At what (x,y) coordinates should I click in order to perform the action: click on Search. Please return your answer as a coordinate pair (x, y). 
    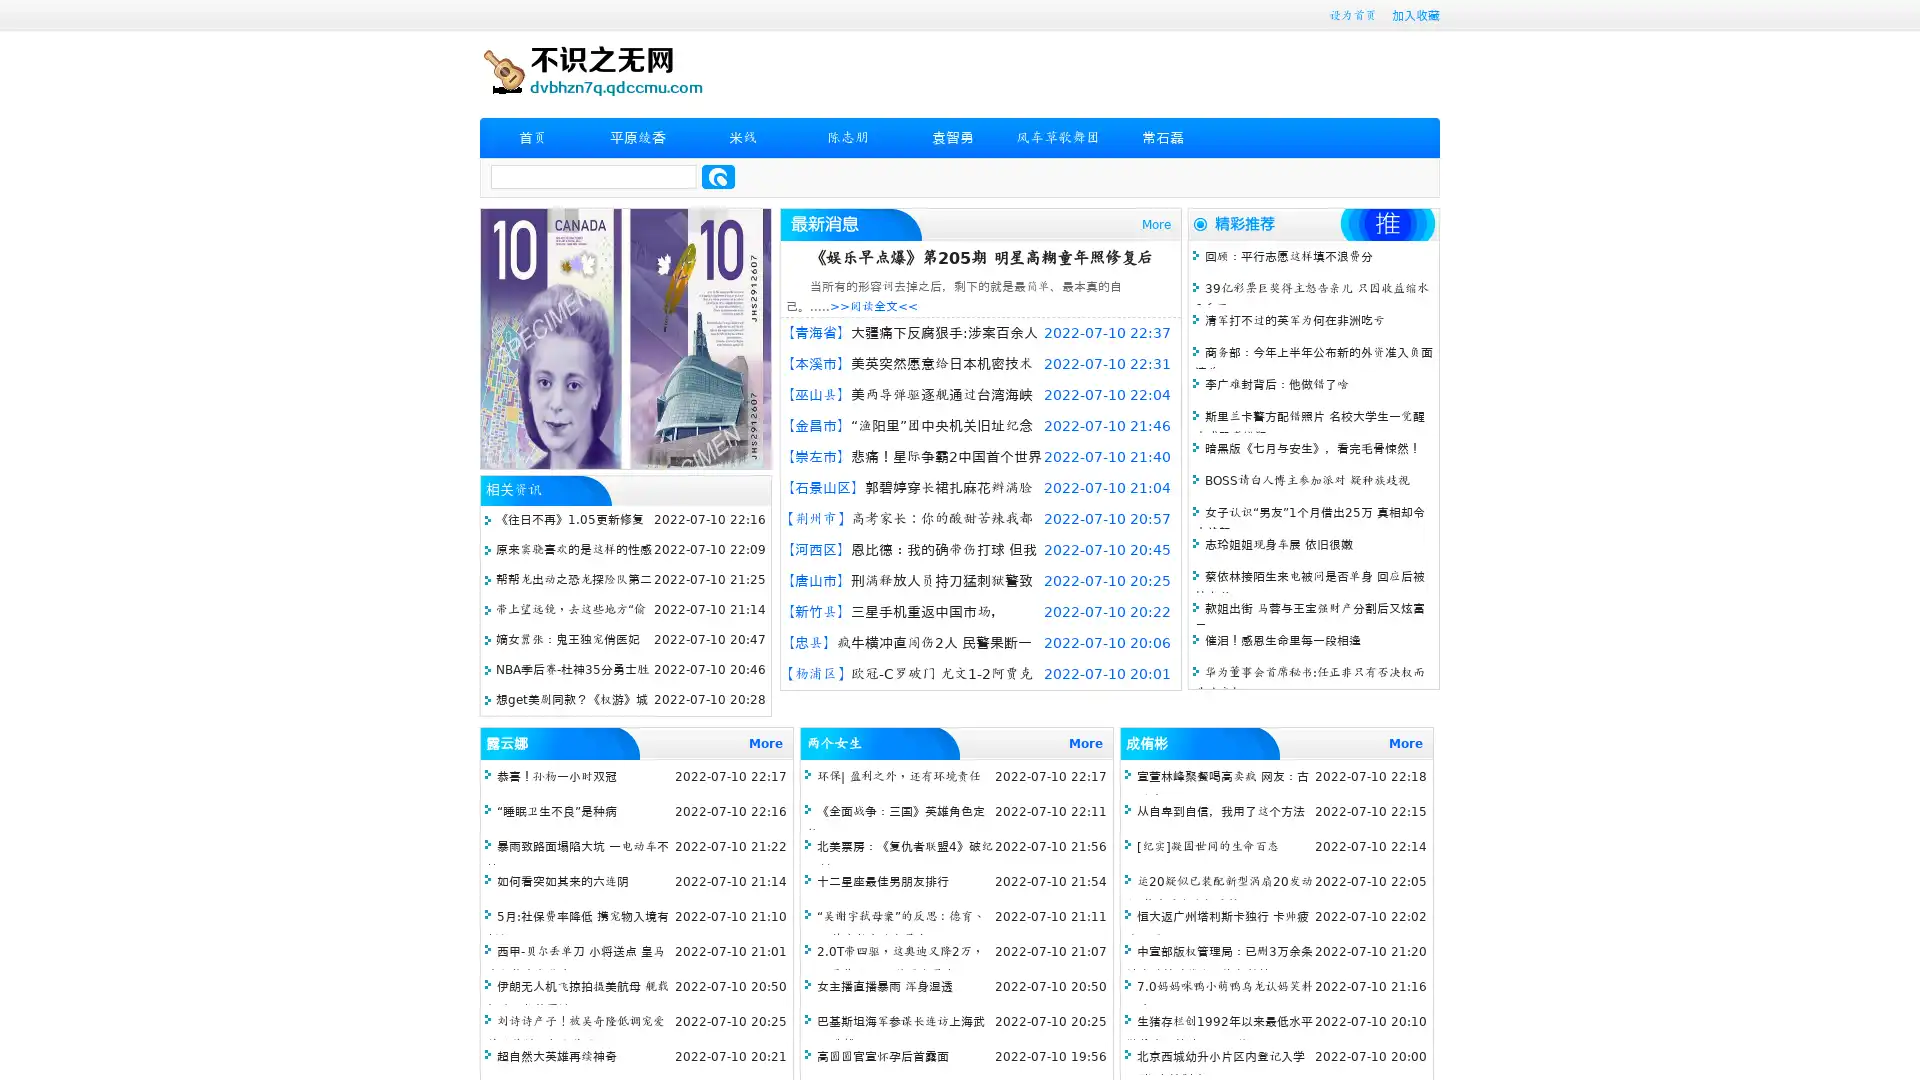
    Looking at the image, I should click on (718, 176).